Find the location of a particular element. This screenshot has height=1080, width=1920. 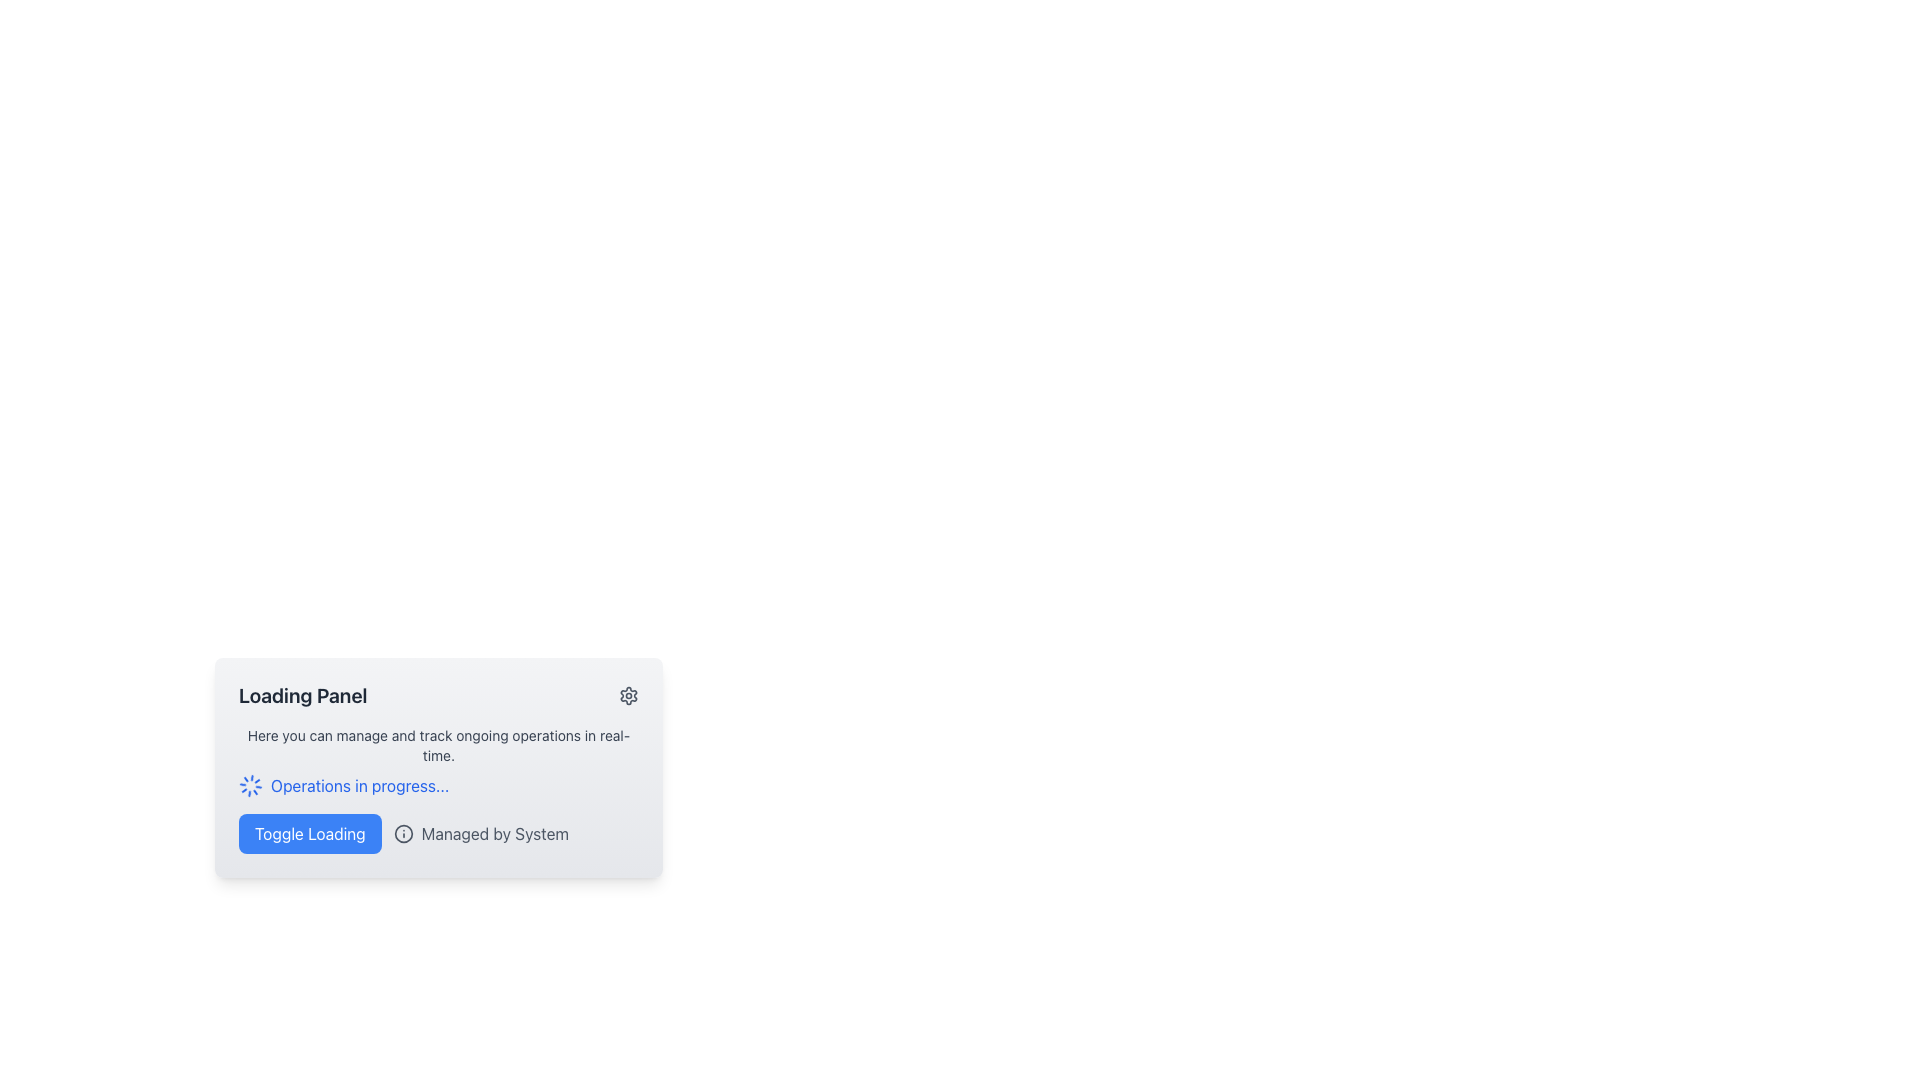

the text label that is styled in blue and reads 'Operations in progress...', located to the right of a spinning icon in the bottom section of the 'Loading Panel' is located at coordinates (360, 785).